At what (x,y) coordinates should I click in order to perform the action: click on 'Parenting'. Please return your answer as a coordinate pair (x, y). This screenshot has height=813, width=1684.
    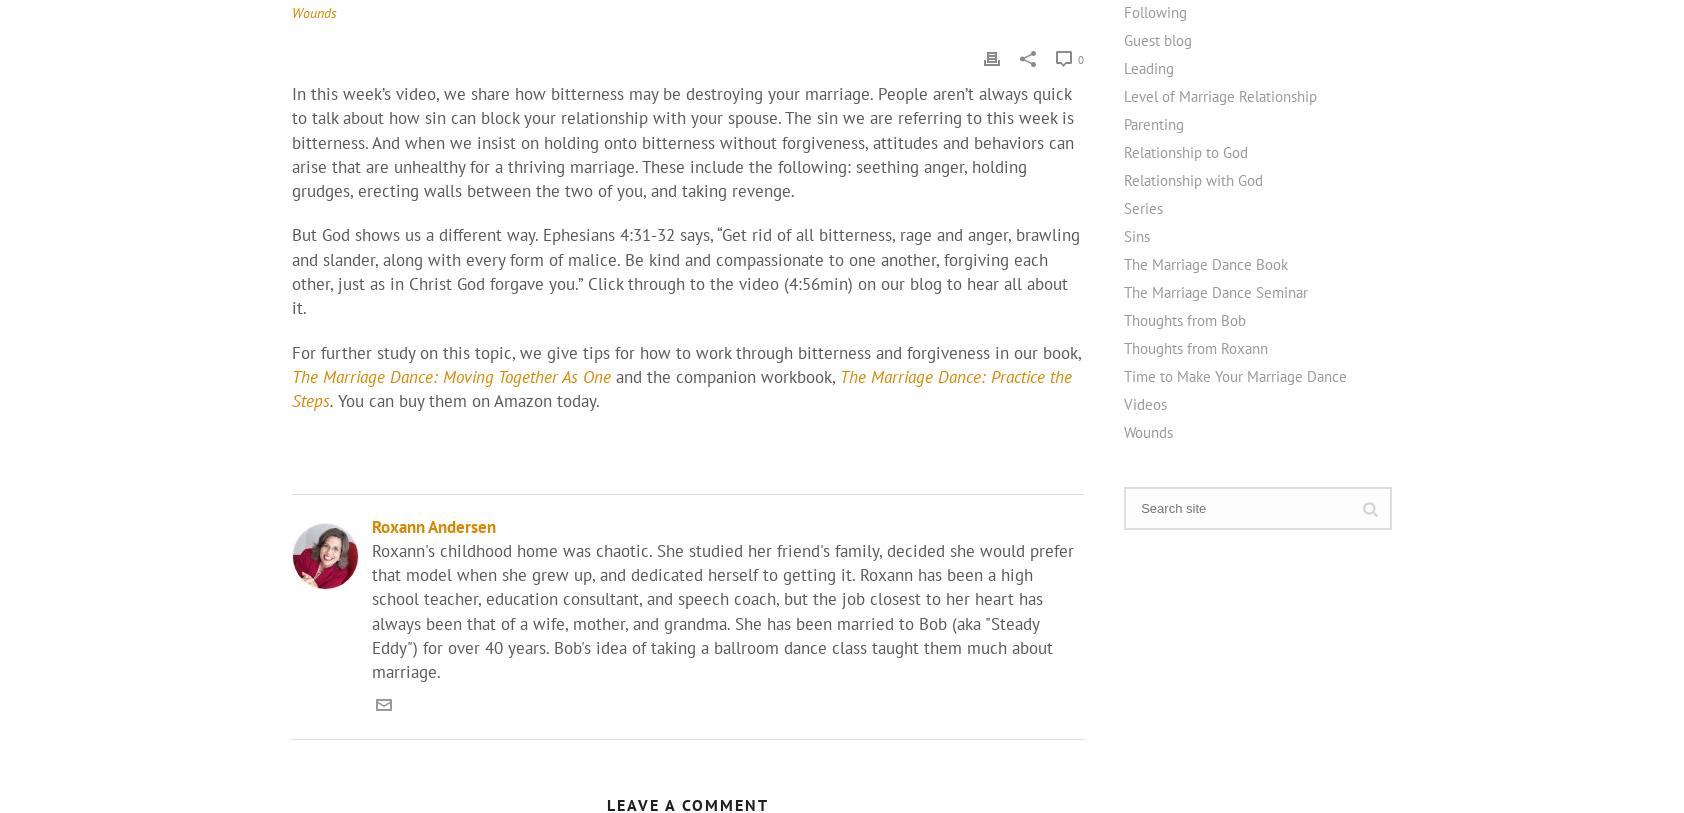
    Looking at the image, I should click on (1154, 122).